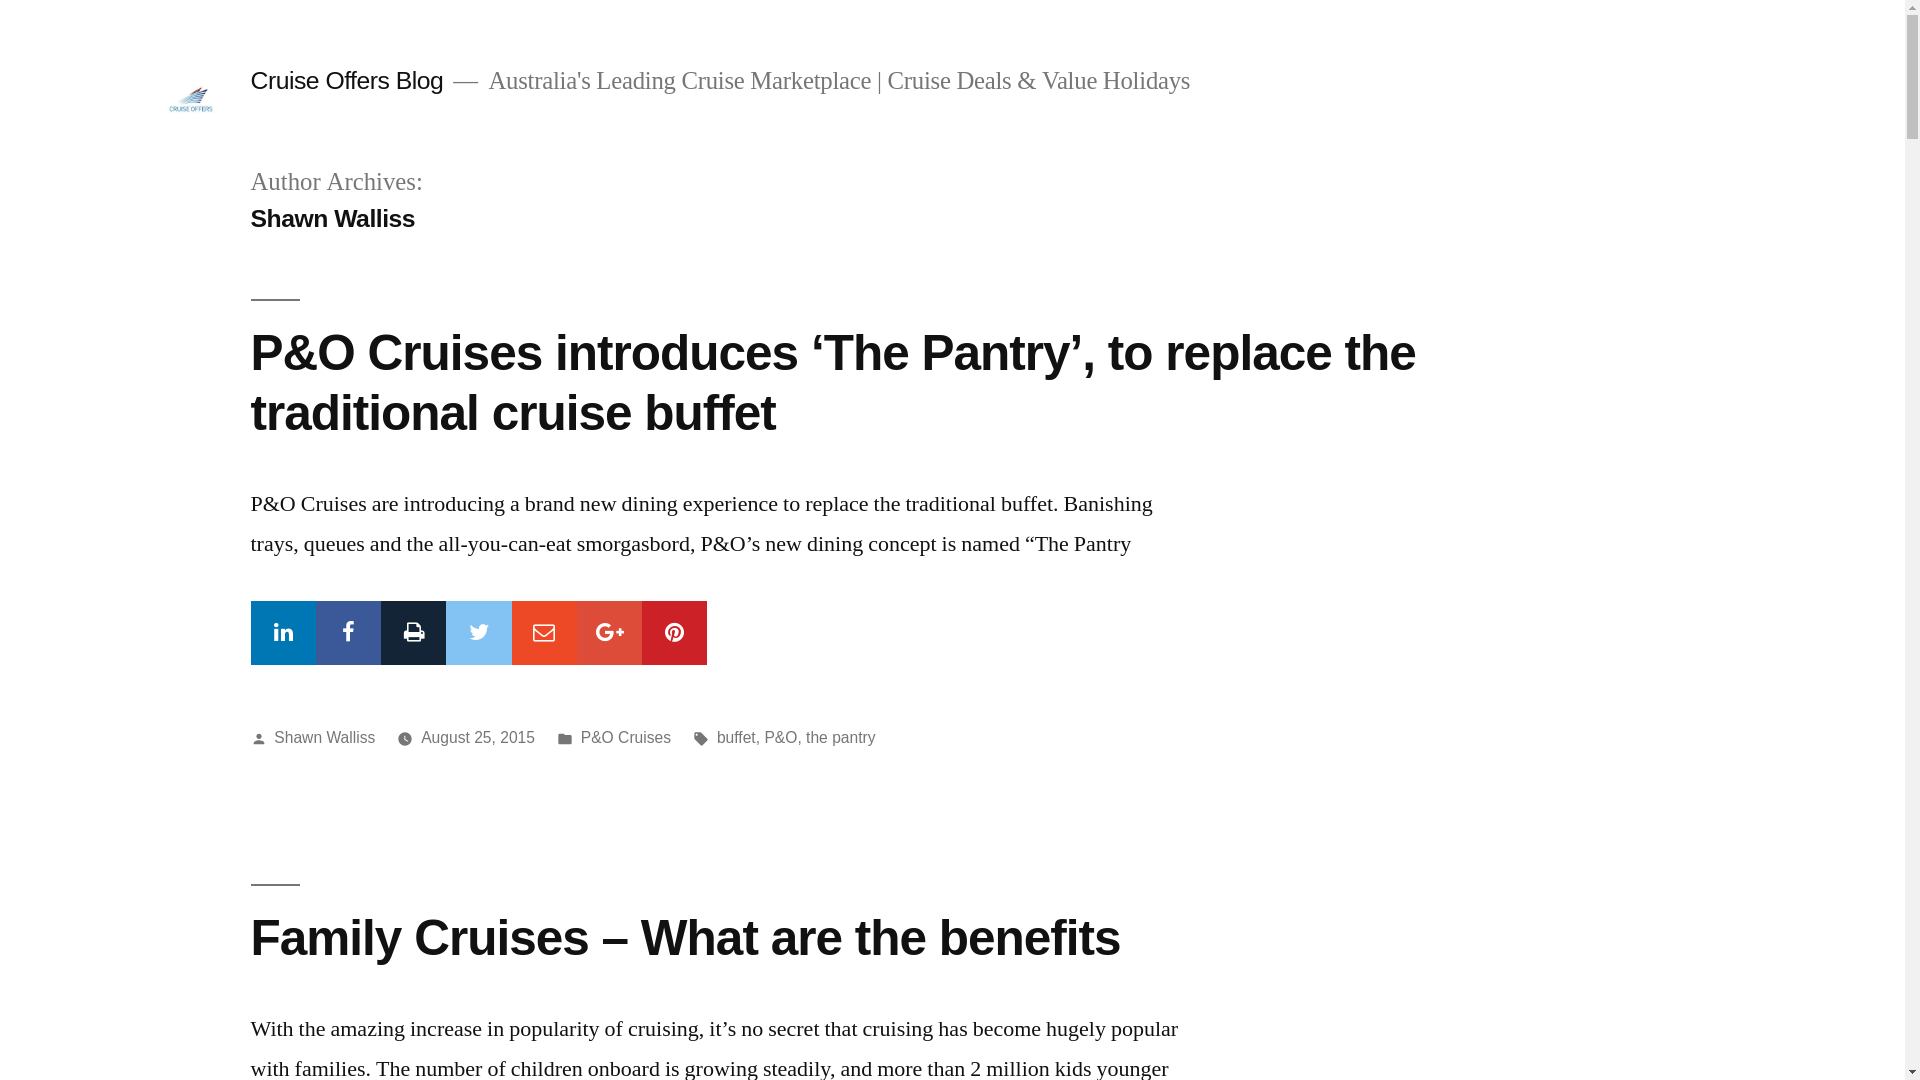  What do you see at coordinates (642, 632) in the screenshot?
I see `'Pinterest'` at bounding box center [642, 632].